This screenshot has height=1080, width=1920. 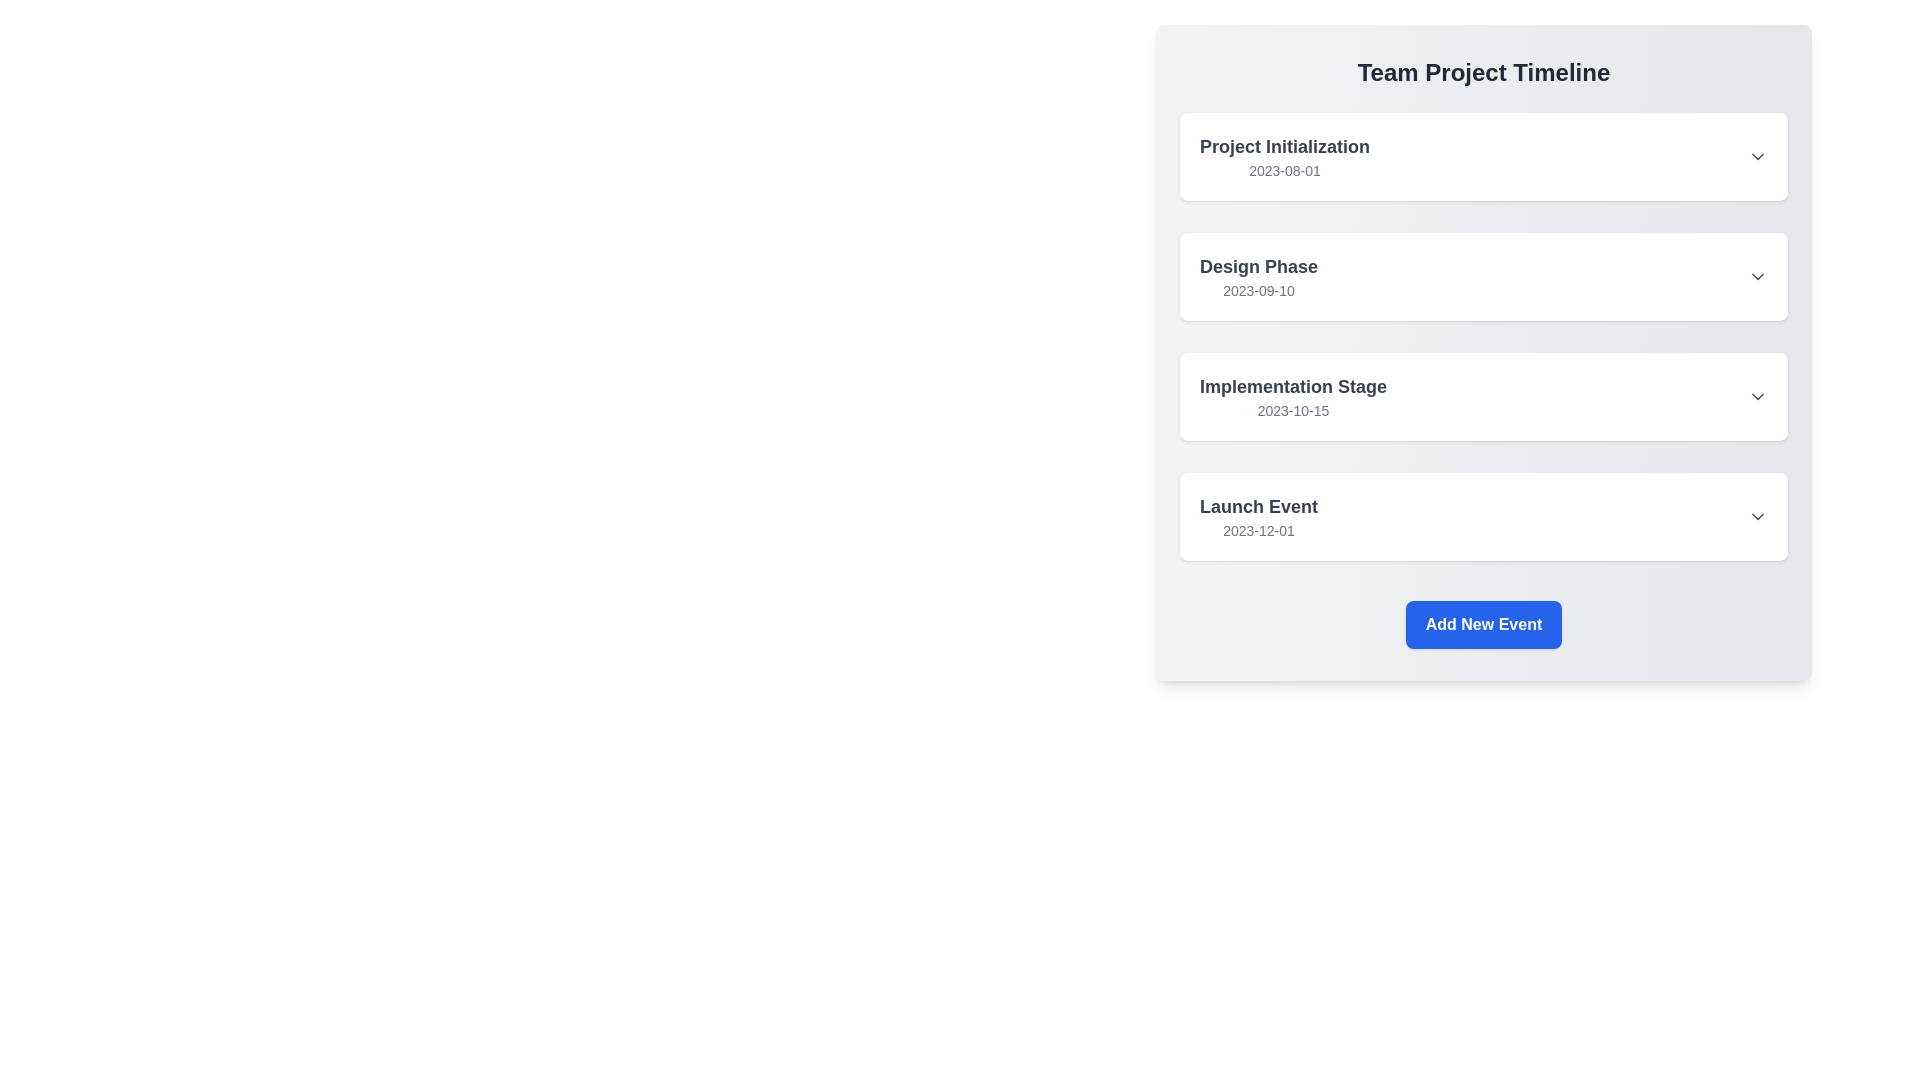 I want to click on the List item with dropdown functionality in the 'Team Project Timeline' panel, which is the third entry between 'Design Phase' and 'Launch Event', so click(x=1483, y=397).